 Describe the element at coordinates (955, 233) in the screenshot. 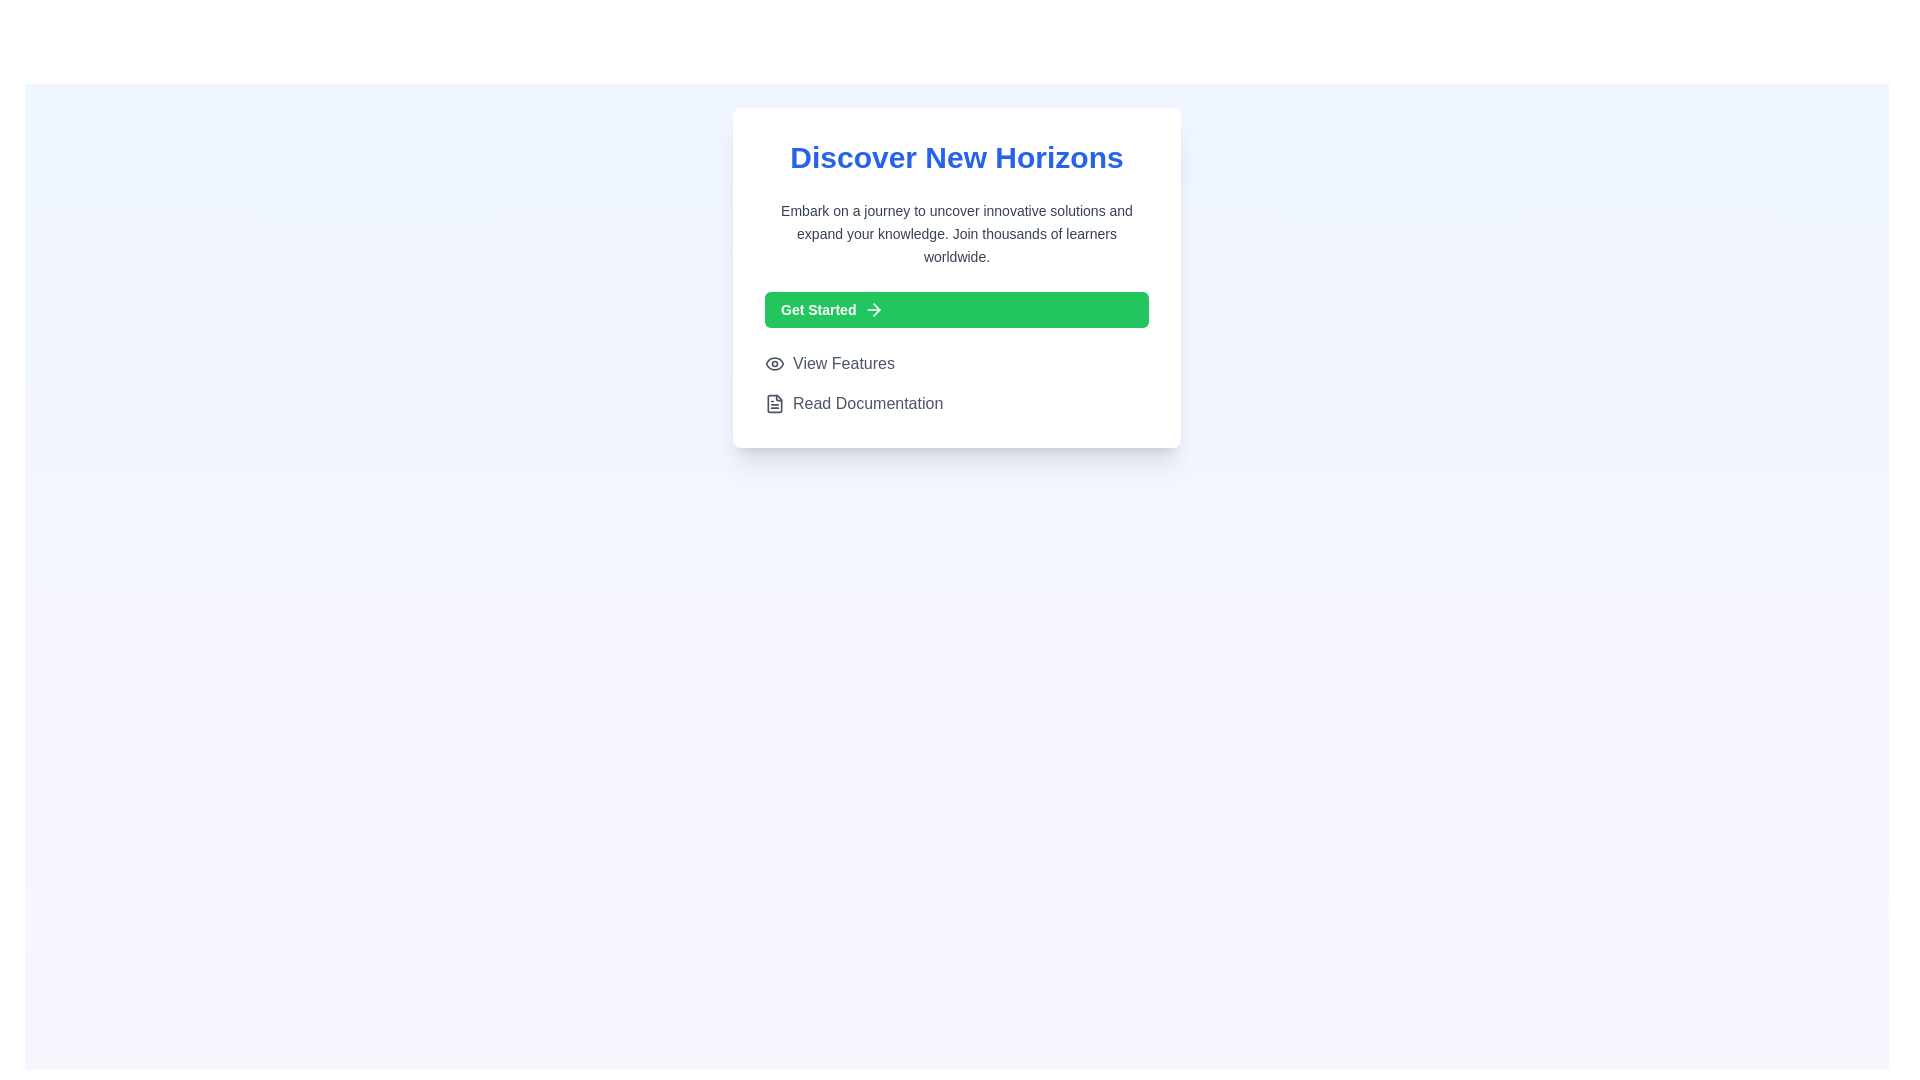

I see `the informative text block located directly under the title 'Discover New Horizons', which provides context for the section and is positioned above the 'Get Started' button` at that location.